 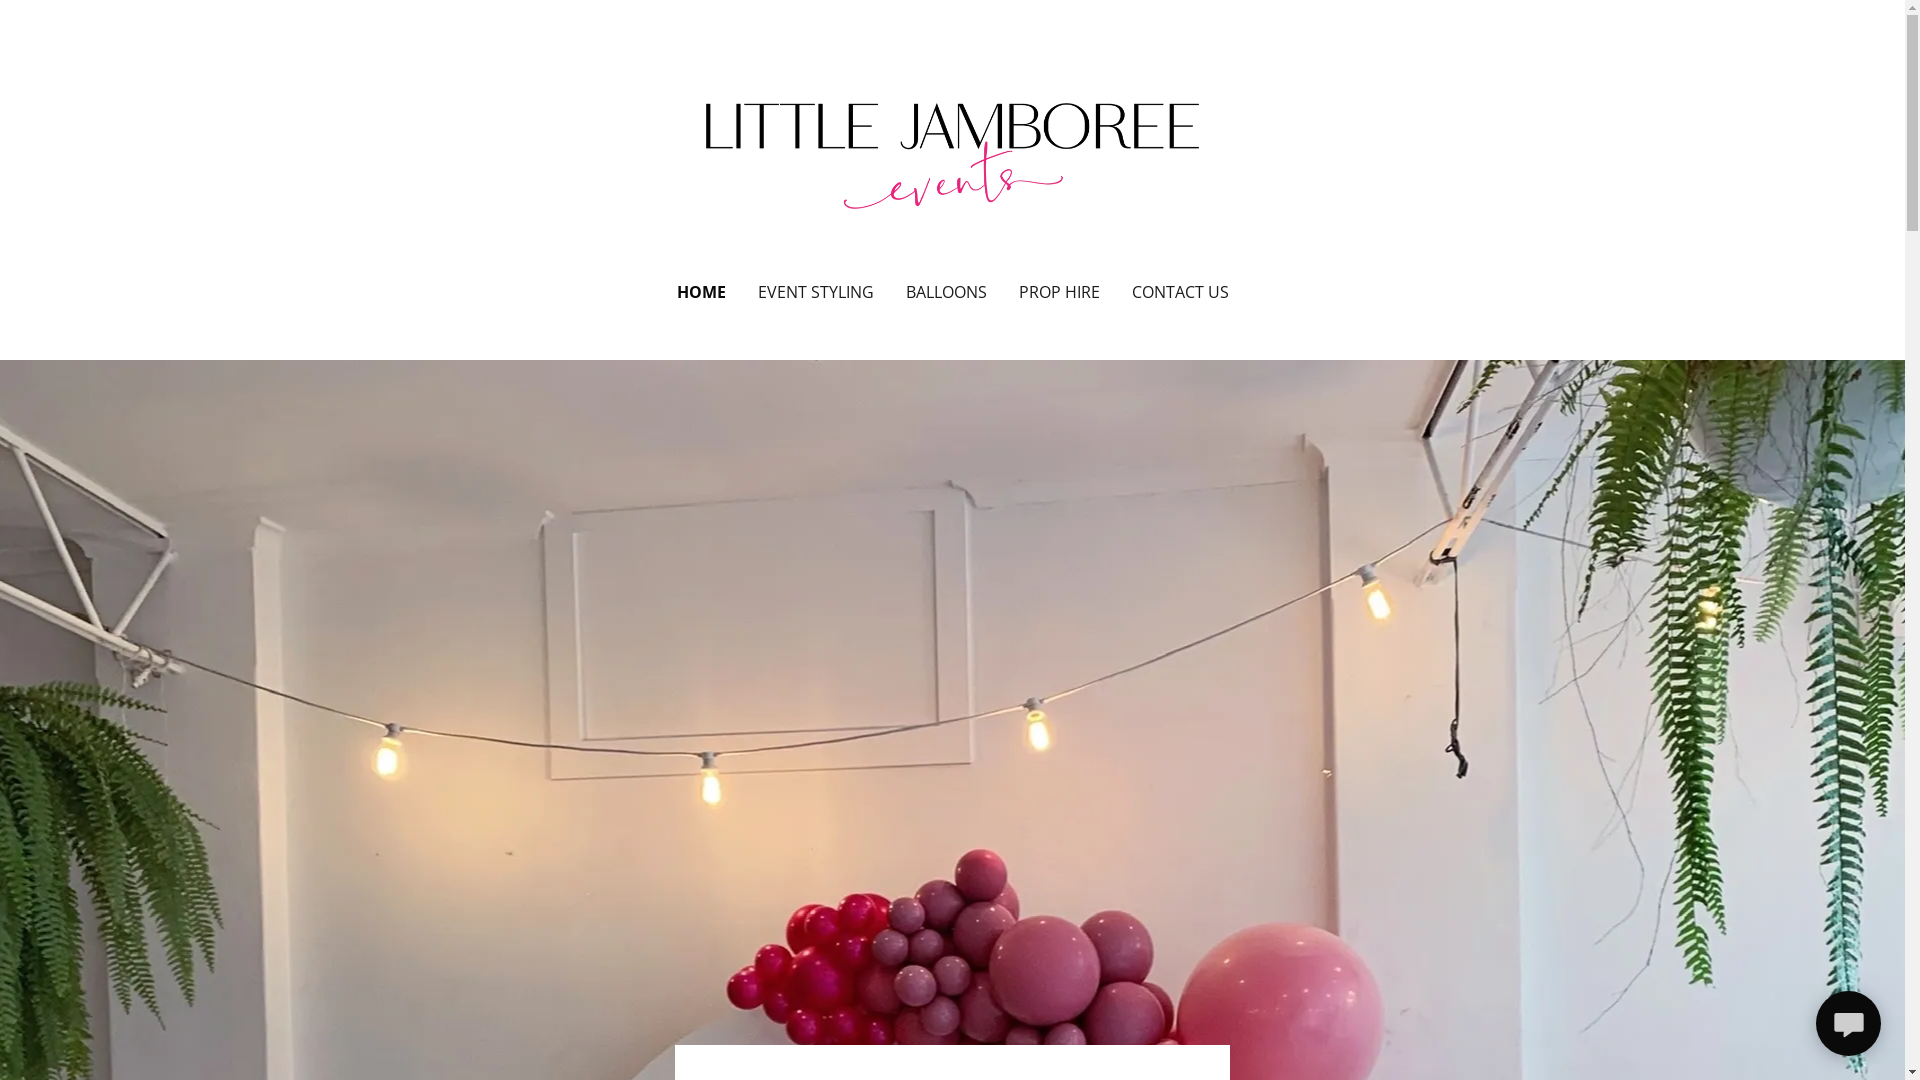 What do you see at coordinates (816, 292) in the screenshot?
I see `'EVENT STYLING'` at bounding box center [816, 292].